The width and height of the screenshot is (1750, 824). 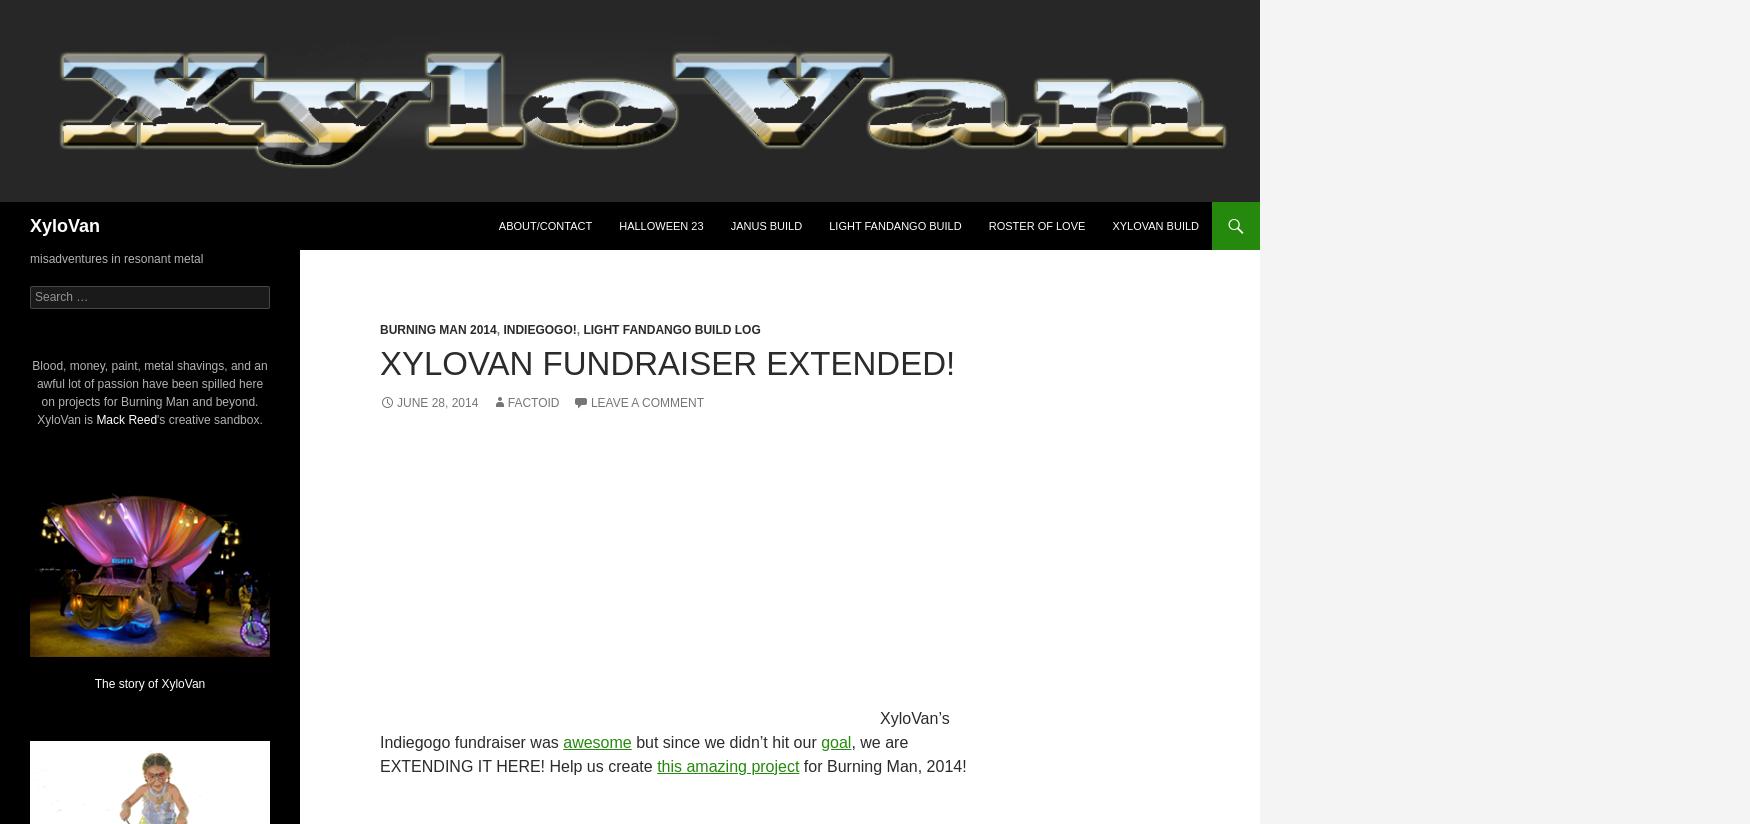 What do you see at coordinates (148, 684) in the screenshot?
I see `'The story of XyloVan'` at bounding box center [148, 684].